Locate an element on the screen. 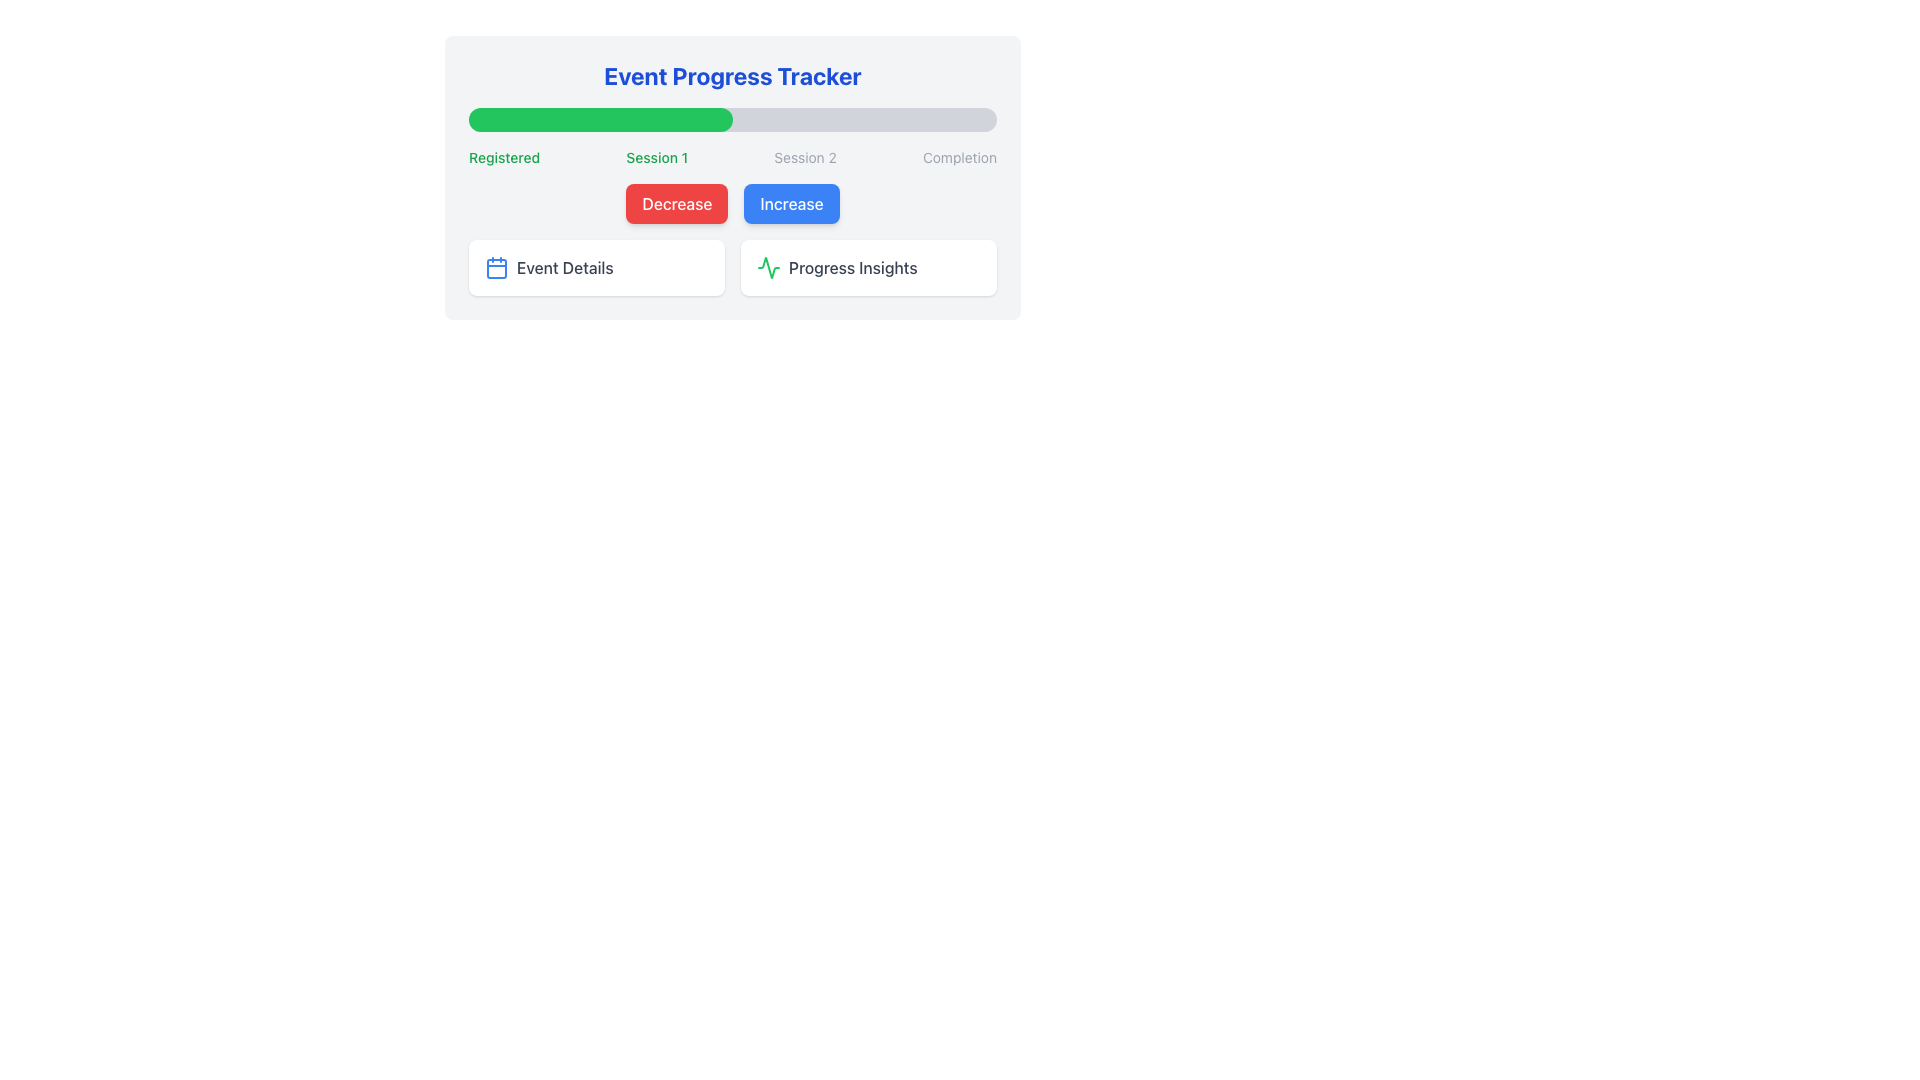  the progress insights icon located at the bottom-right of the section is located at coordinates (767, 266).